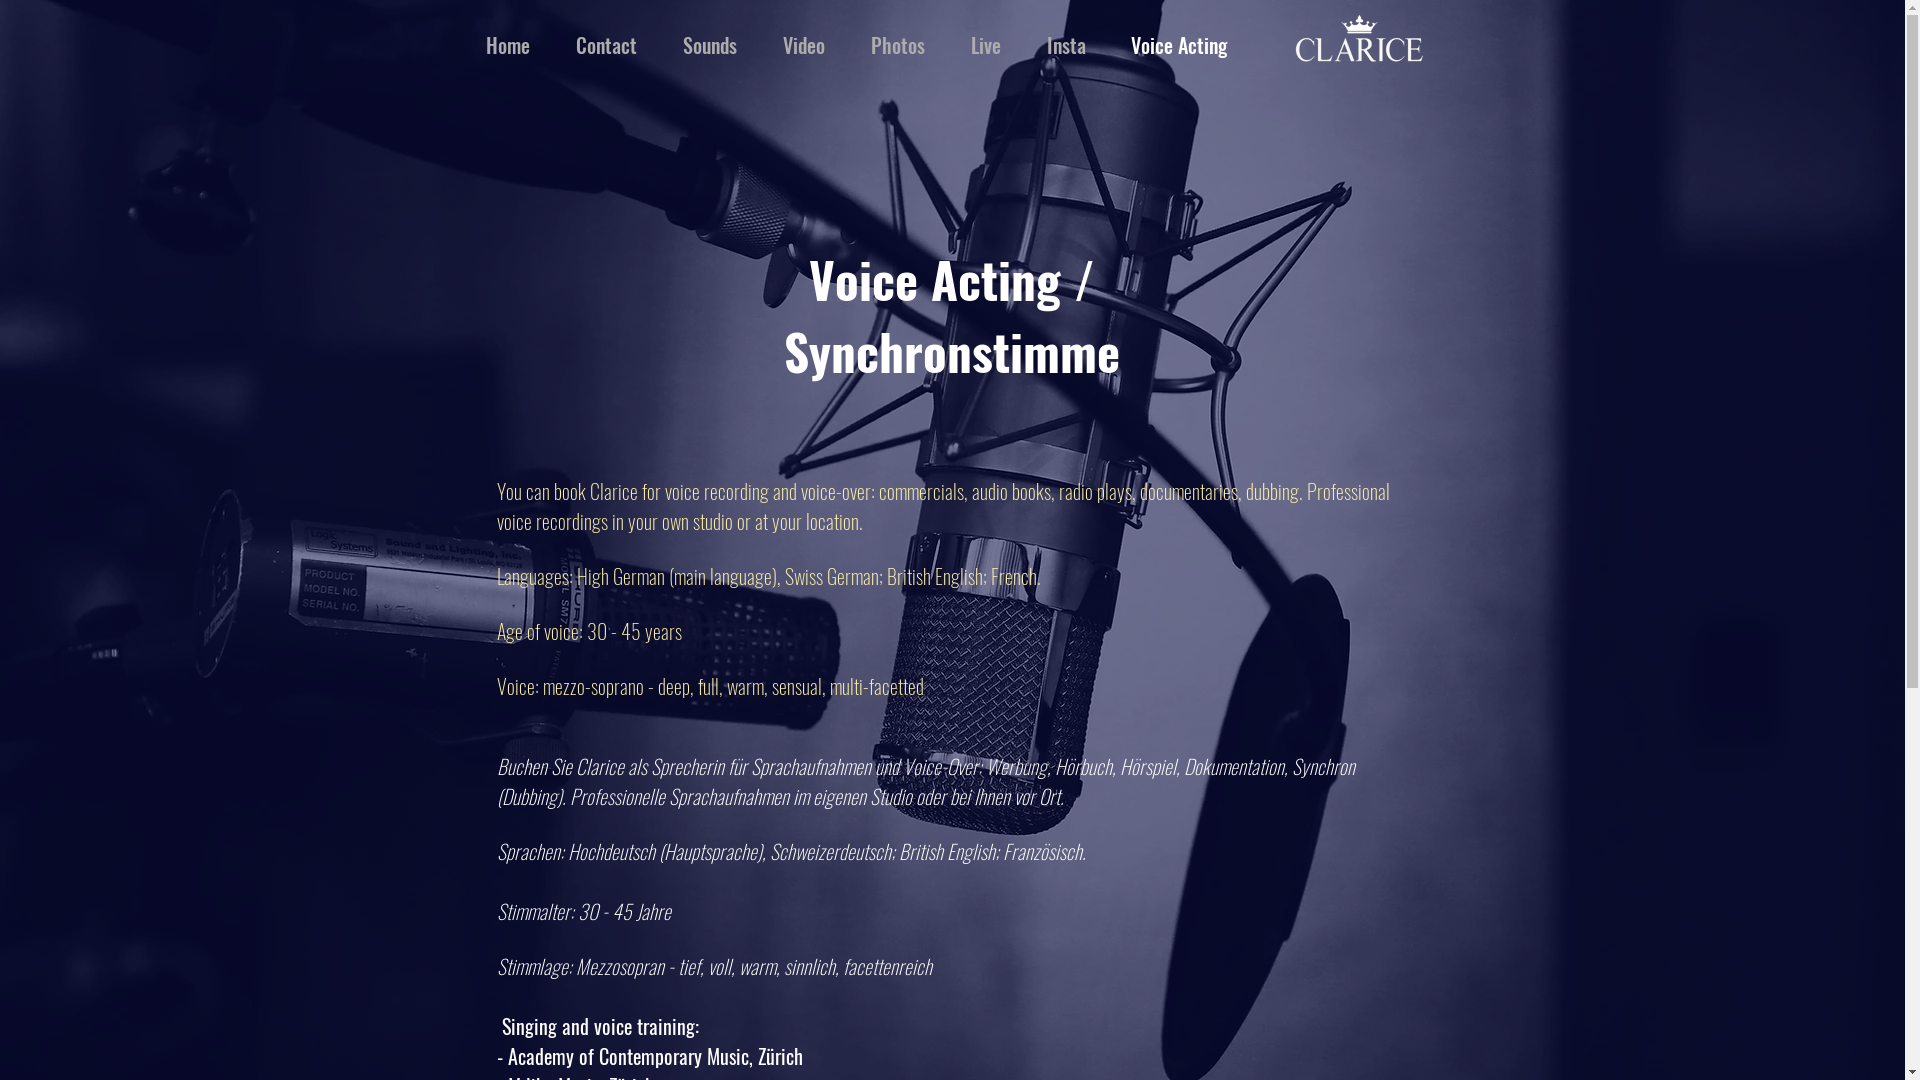  What do you see at coordinates (985, 45) in the screenshot?
I see `'Live'` at bounding box center [985, 45].